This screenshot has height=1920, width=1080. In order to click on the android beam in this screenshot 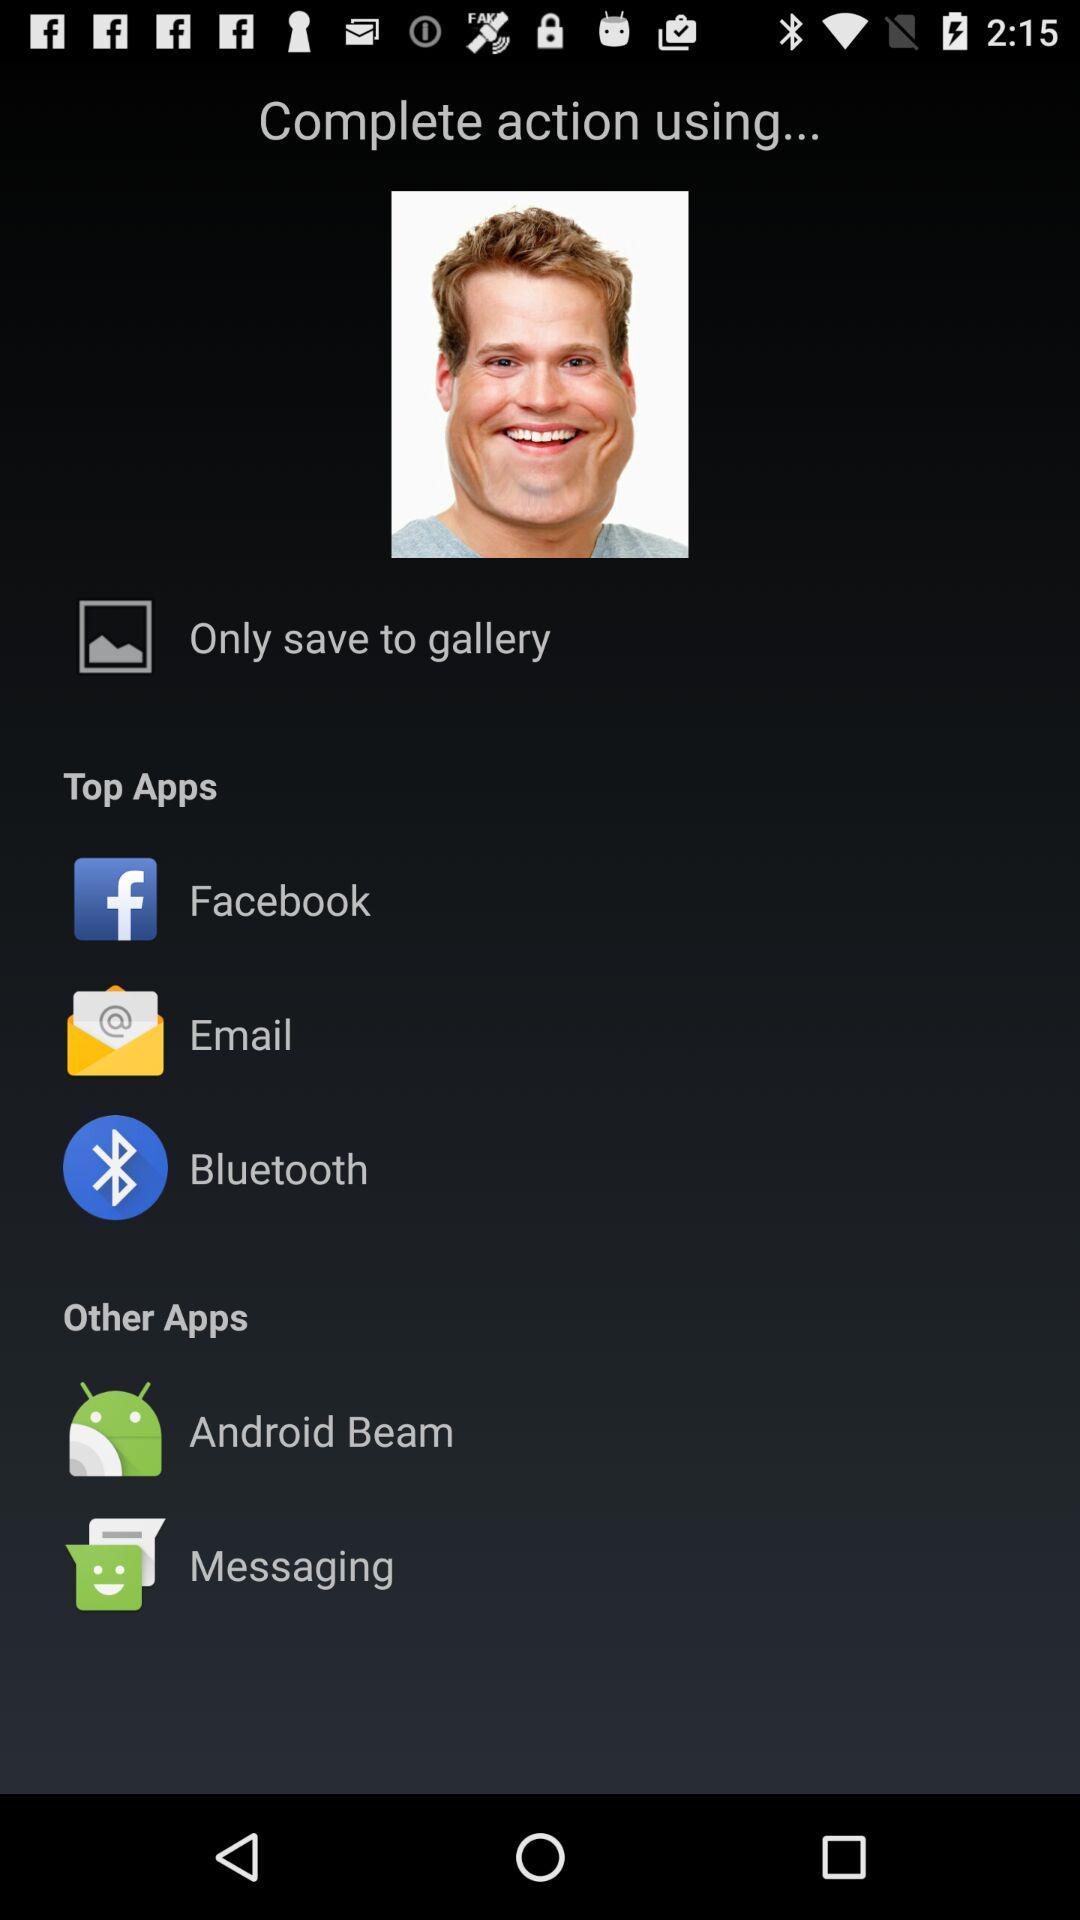, I will do `click(320, 1429)`.